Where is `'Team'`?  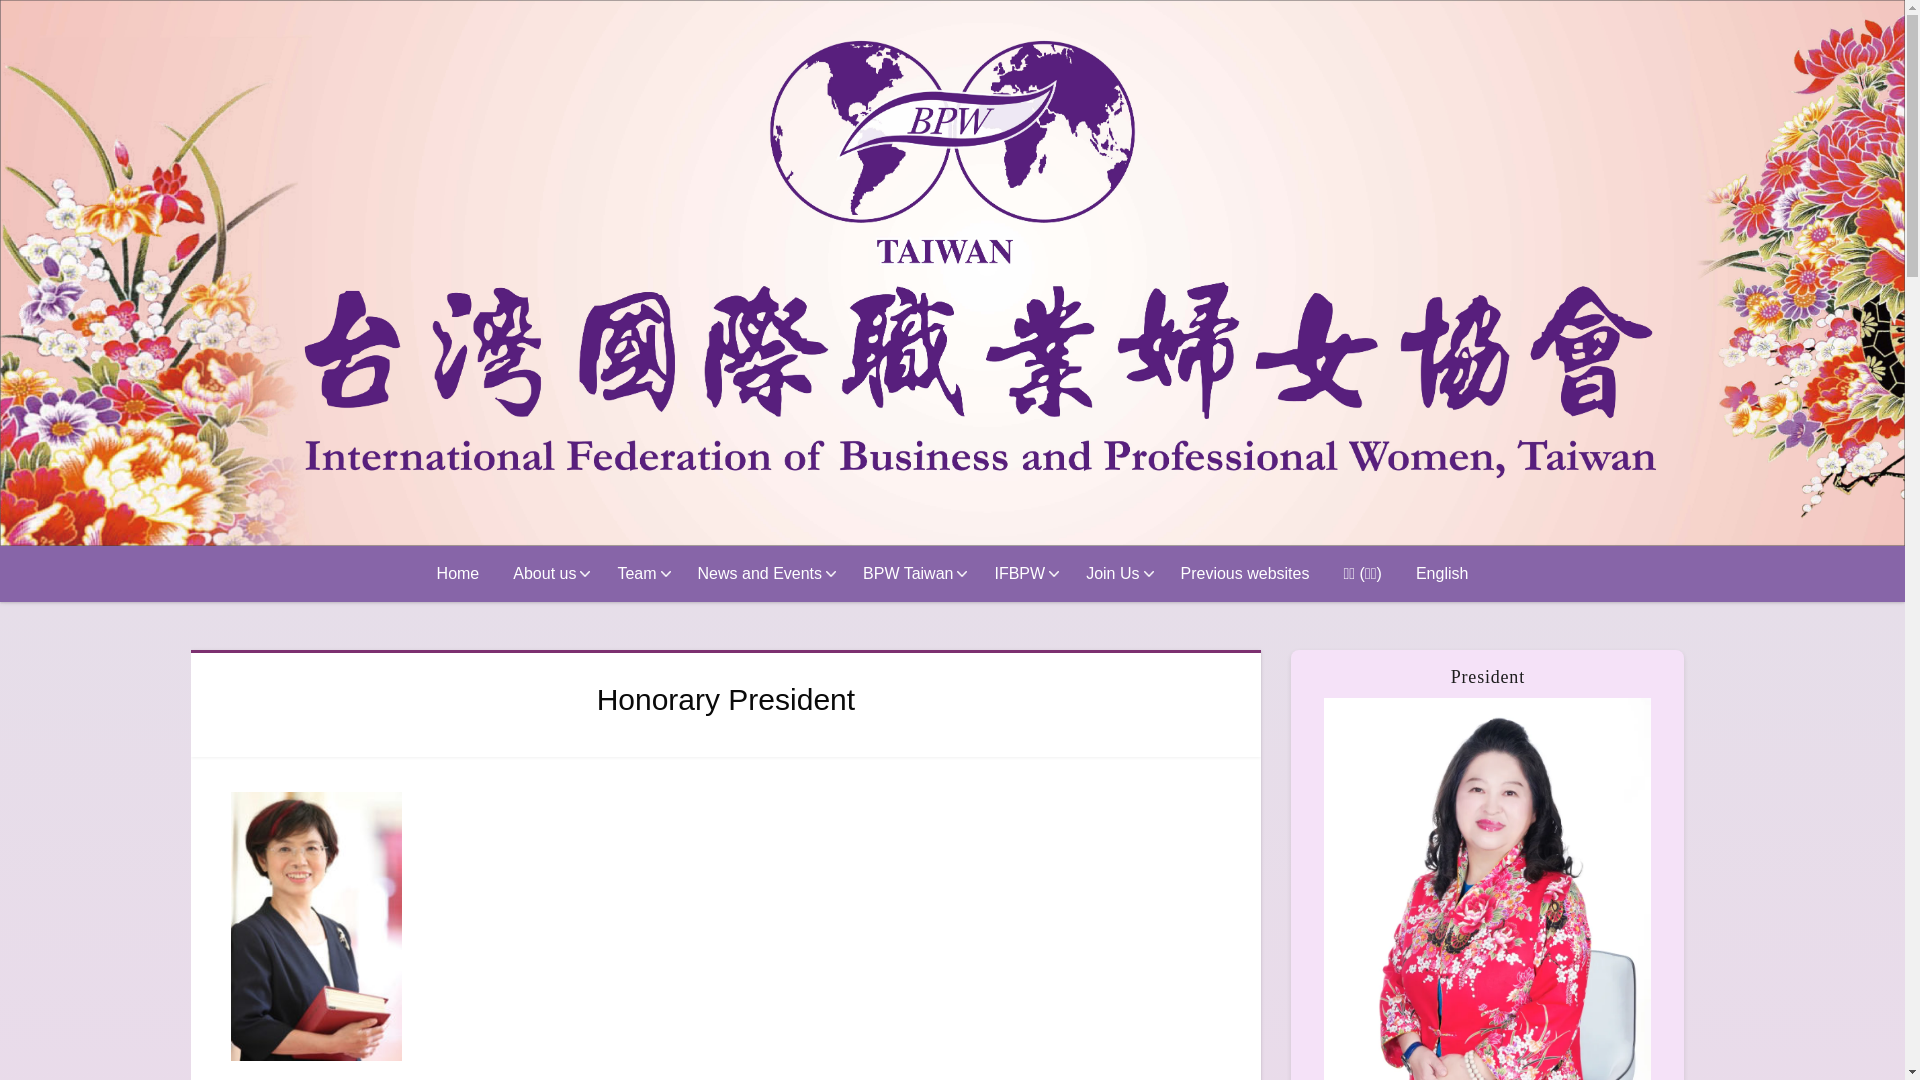
'Team' is located at coordinates (638, 574).